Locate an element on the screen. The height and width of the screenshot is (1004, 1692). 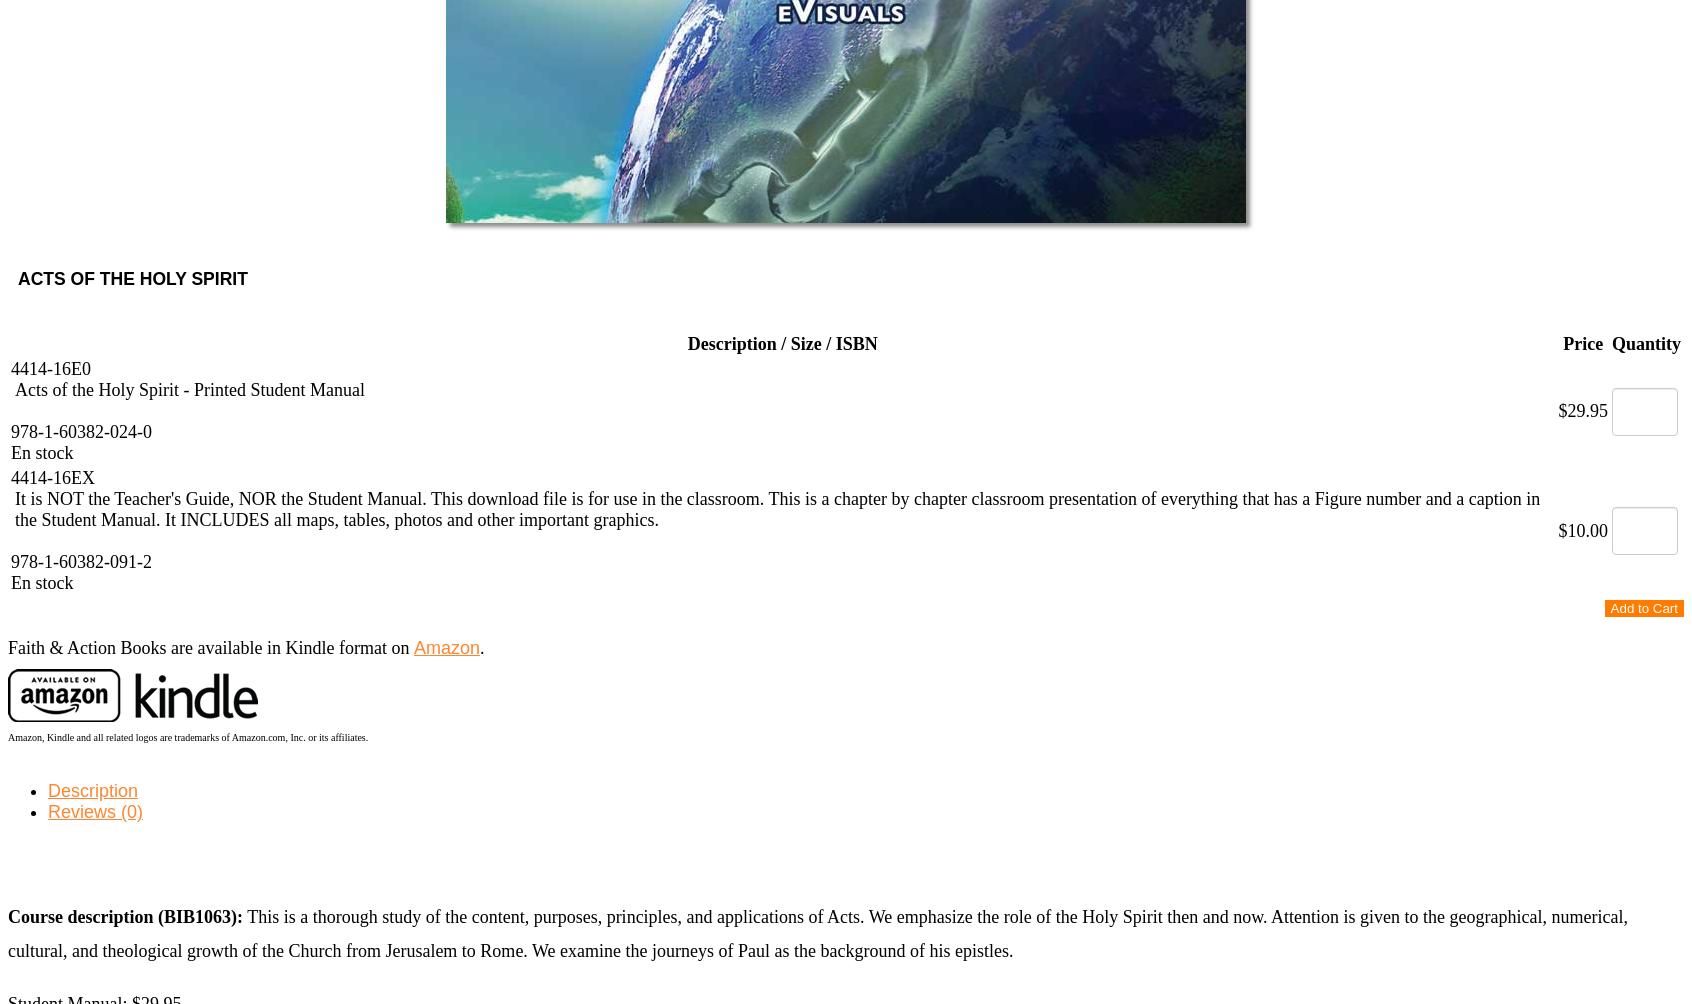
'Faith & Action Books are available in Kindle format on' is located at coordinates (209, 646).